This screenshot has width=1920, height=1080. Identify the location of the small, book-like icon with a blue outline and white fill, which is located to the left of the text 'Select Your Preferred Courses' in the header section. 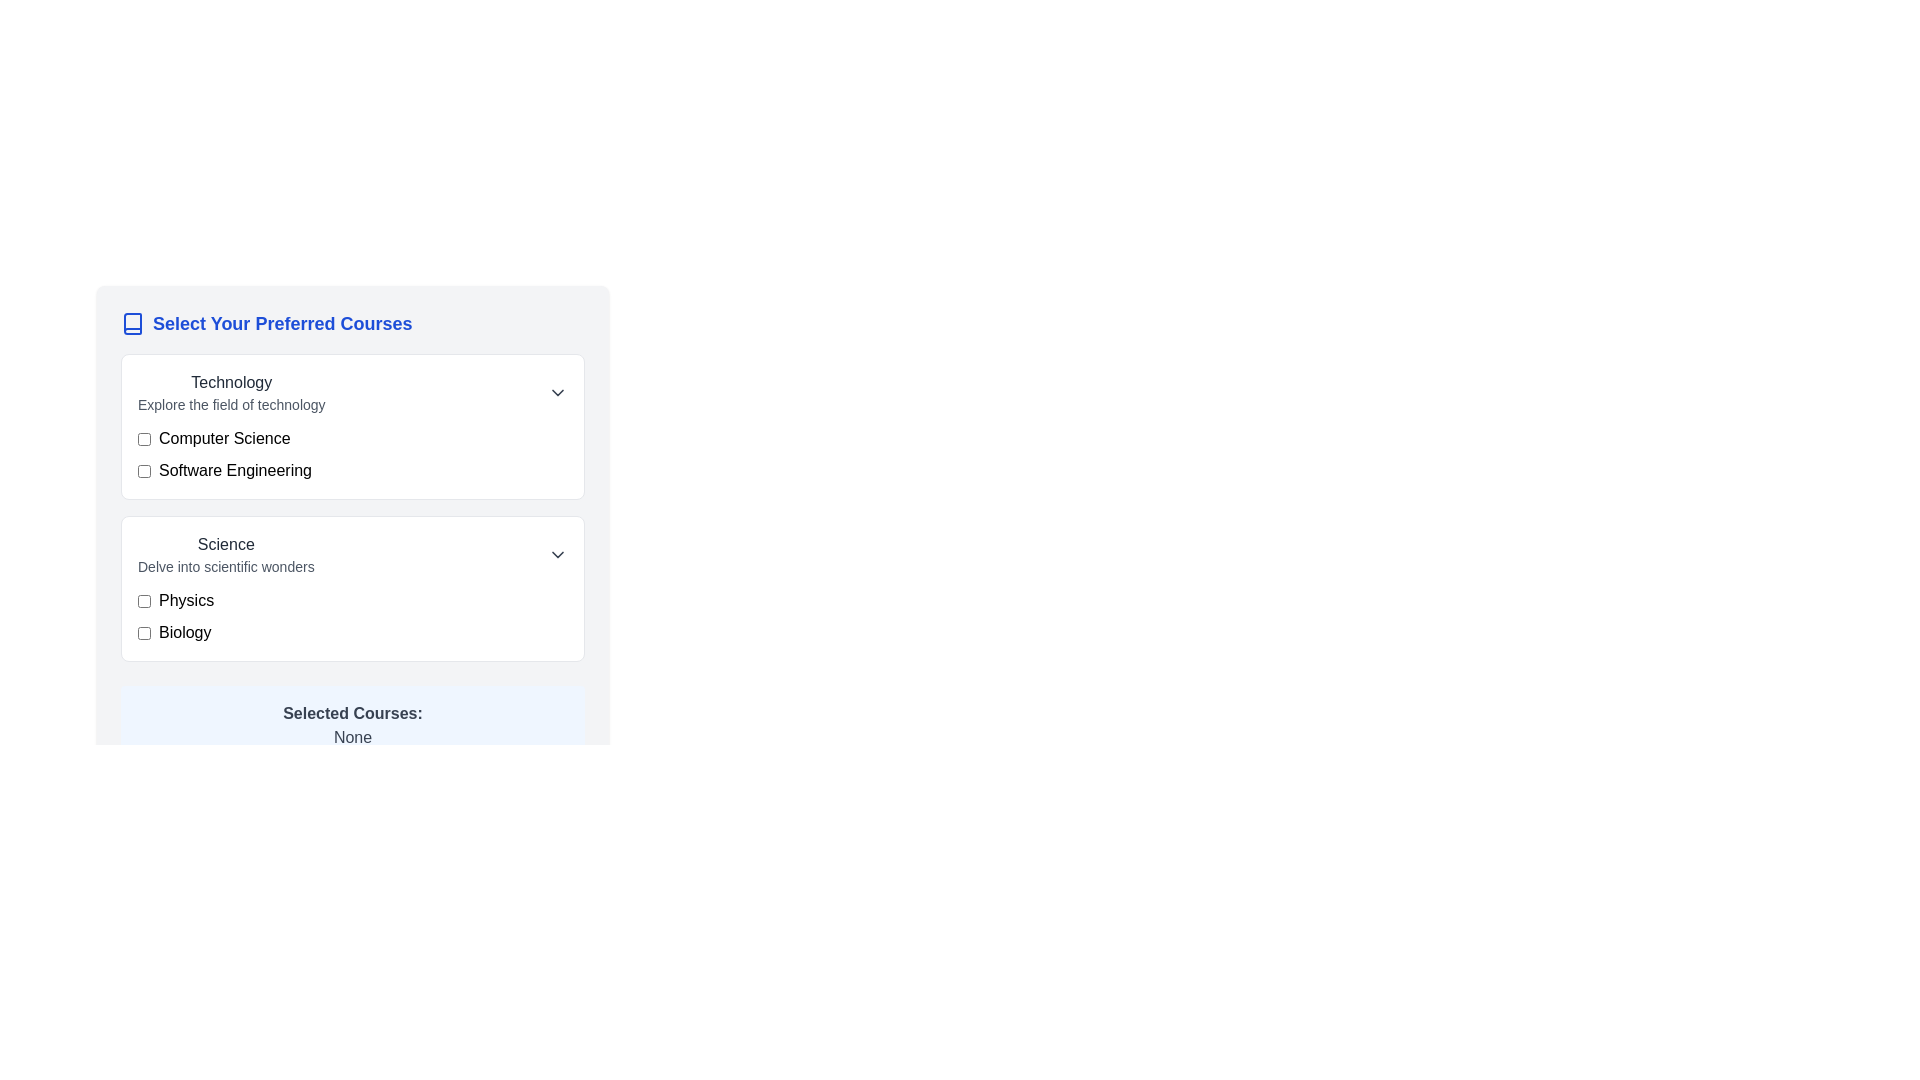
(132, 323).